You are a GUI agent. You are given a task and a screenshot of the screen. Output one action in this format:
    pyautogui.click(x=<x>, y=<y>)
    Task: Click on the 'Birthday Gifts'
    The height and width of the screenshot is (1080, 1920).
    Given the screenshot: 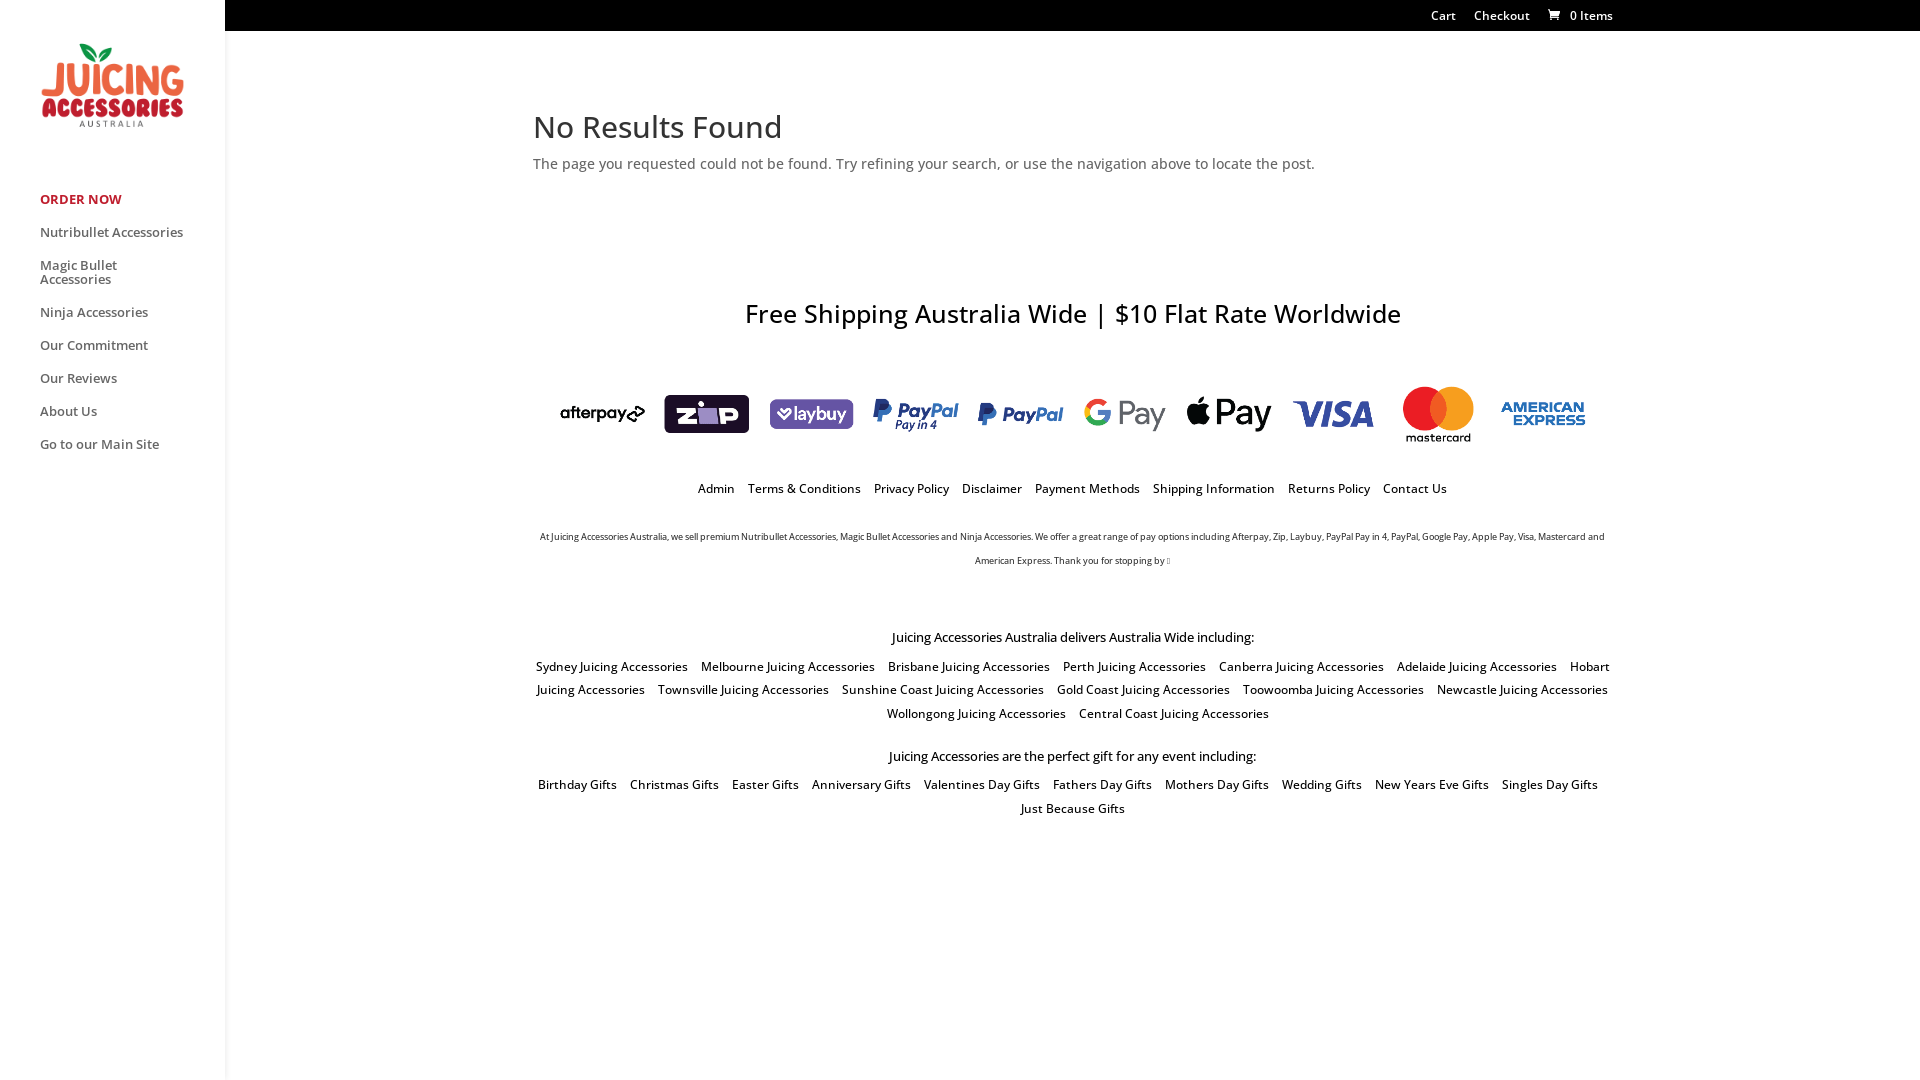 What is the action you would take?
    pyautogui.click(x=576, y=783)
    